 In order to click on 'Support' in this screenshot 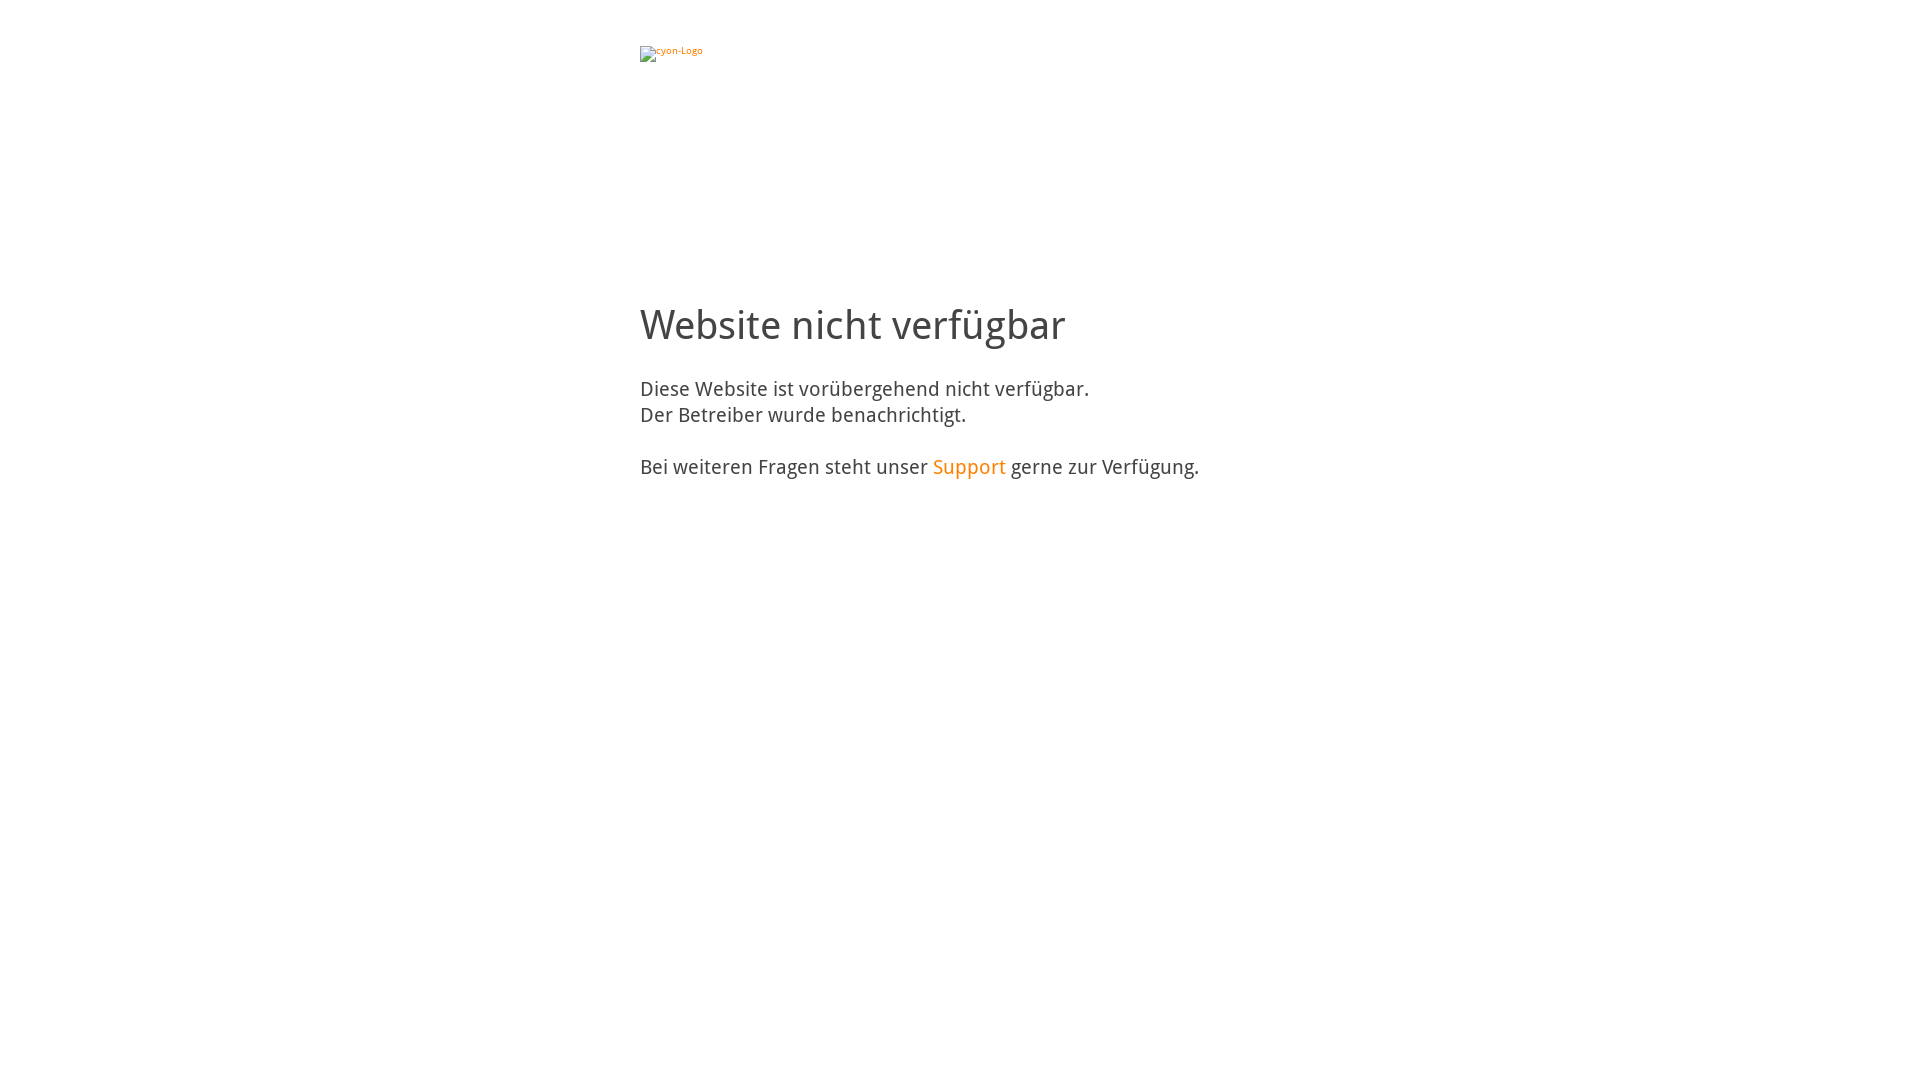, I will do `click(931, 466)`.